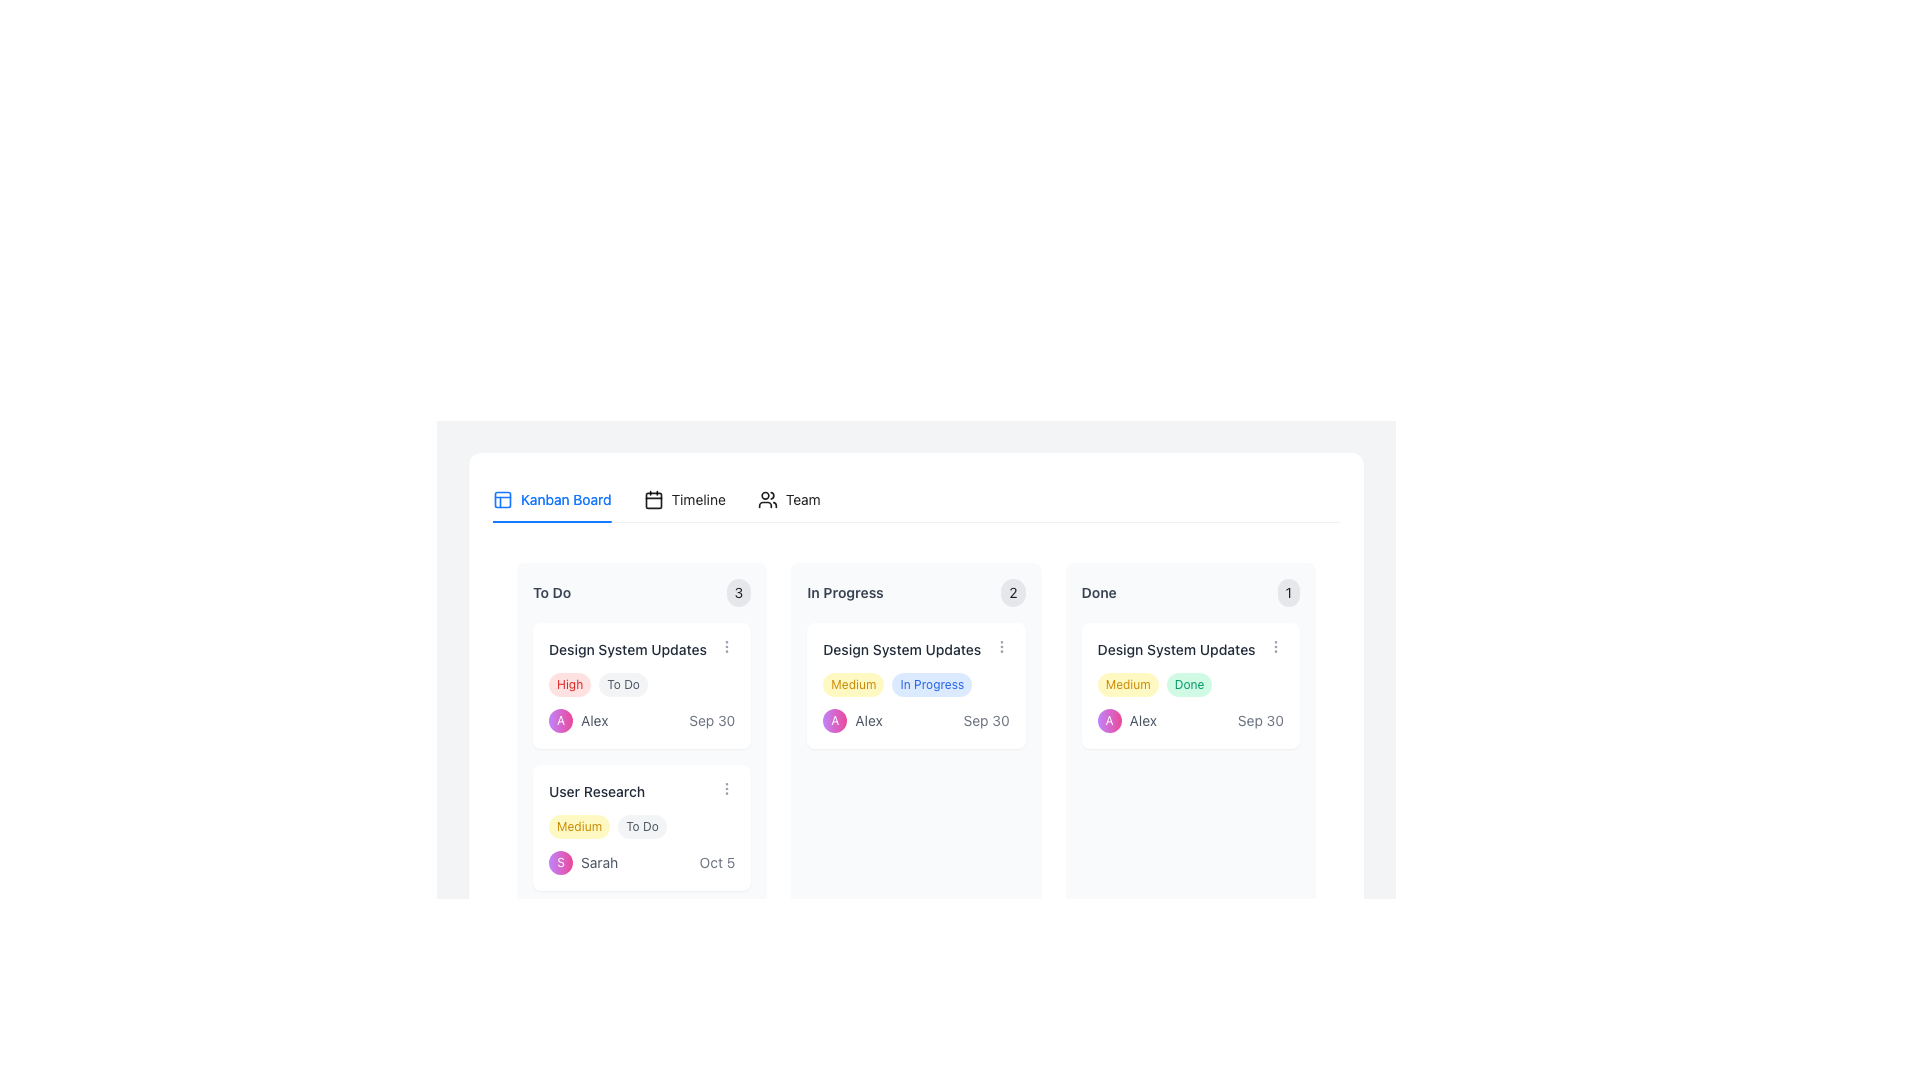 The width and height of the screenshot is (1920, 1080). Describe the element at coordinates (788, 499) in the screenshot. I see `the 'Team' tab navigation button, which features a user icon and black text` at that location.